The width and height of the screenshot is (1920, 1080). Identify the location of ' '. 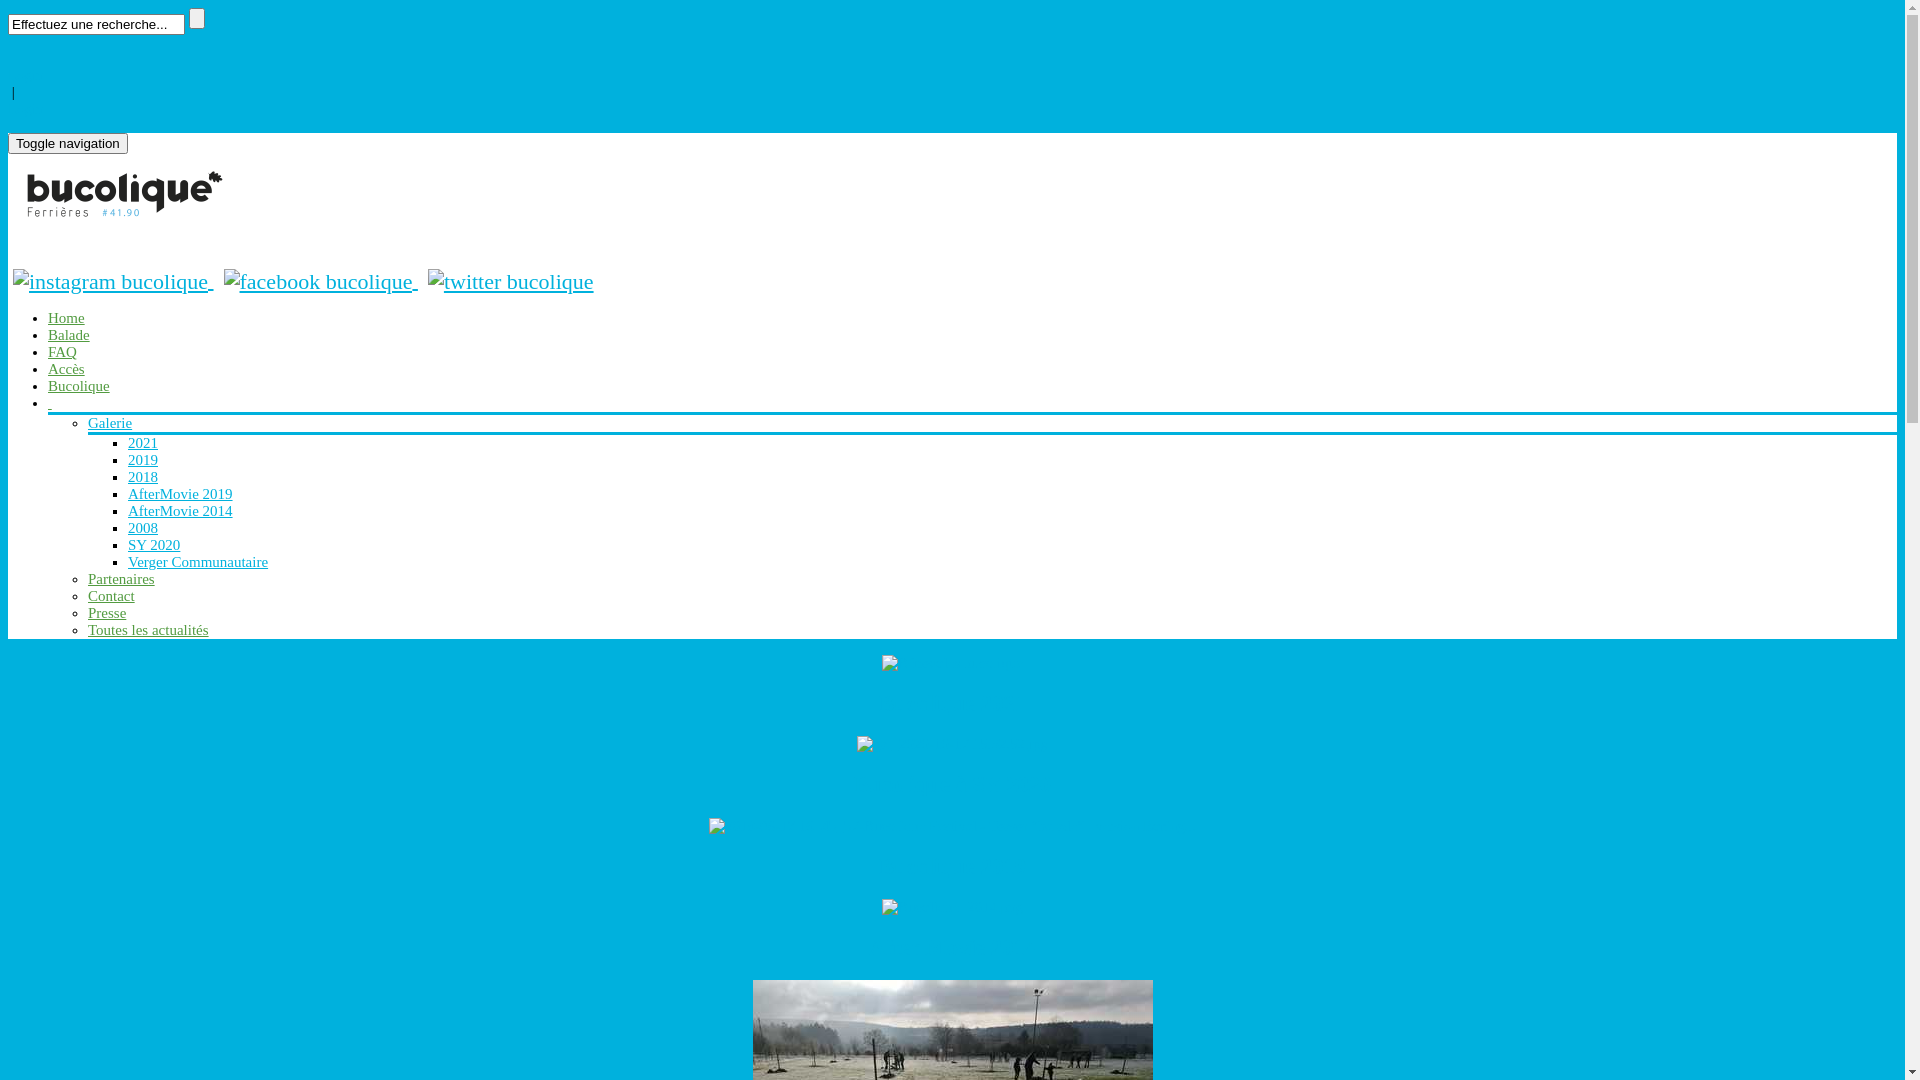
(49, 402).